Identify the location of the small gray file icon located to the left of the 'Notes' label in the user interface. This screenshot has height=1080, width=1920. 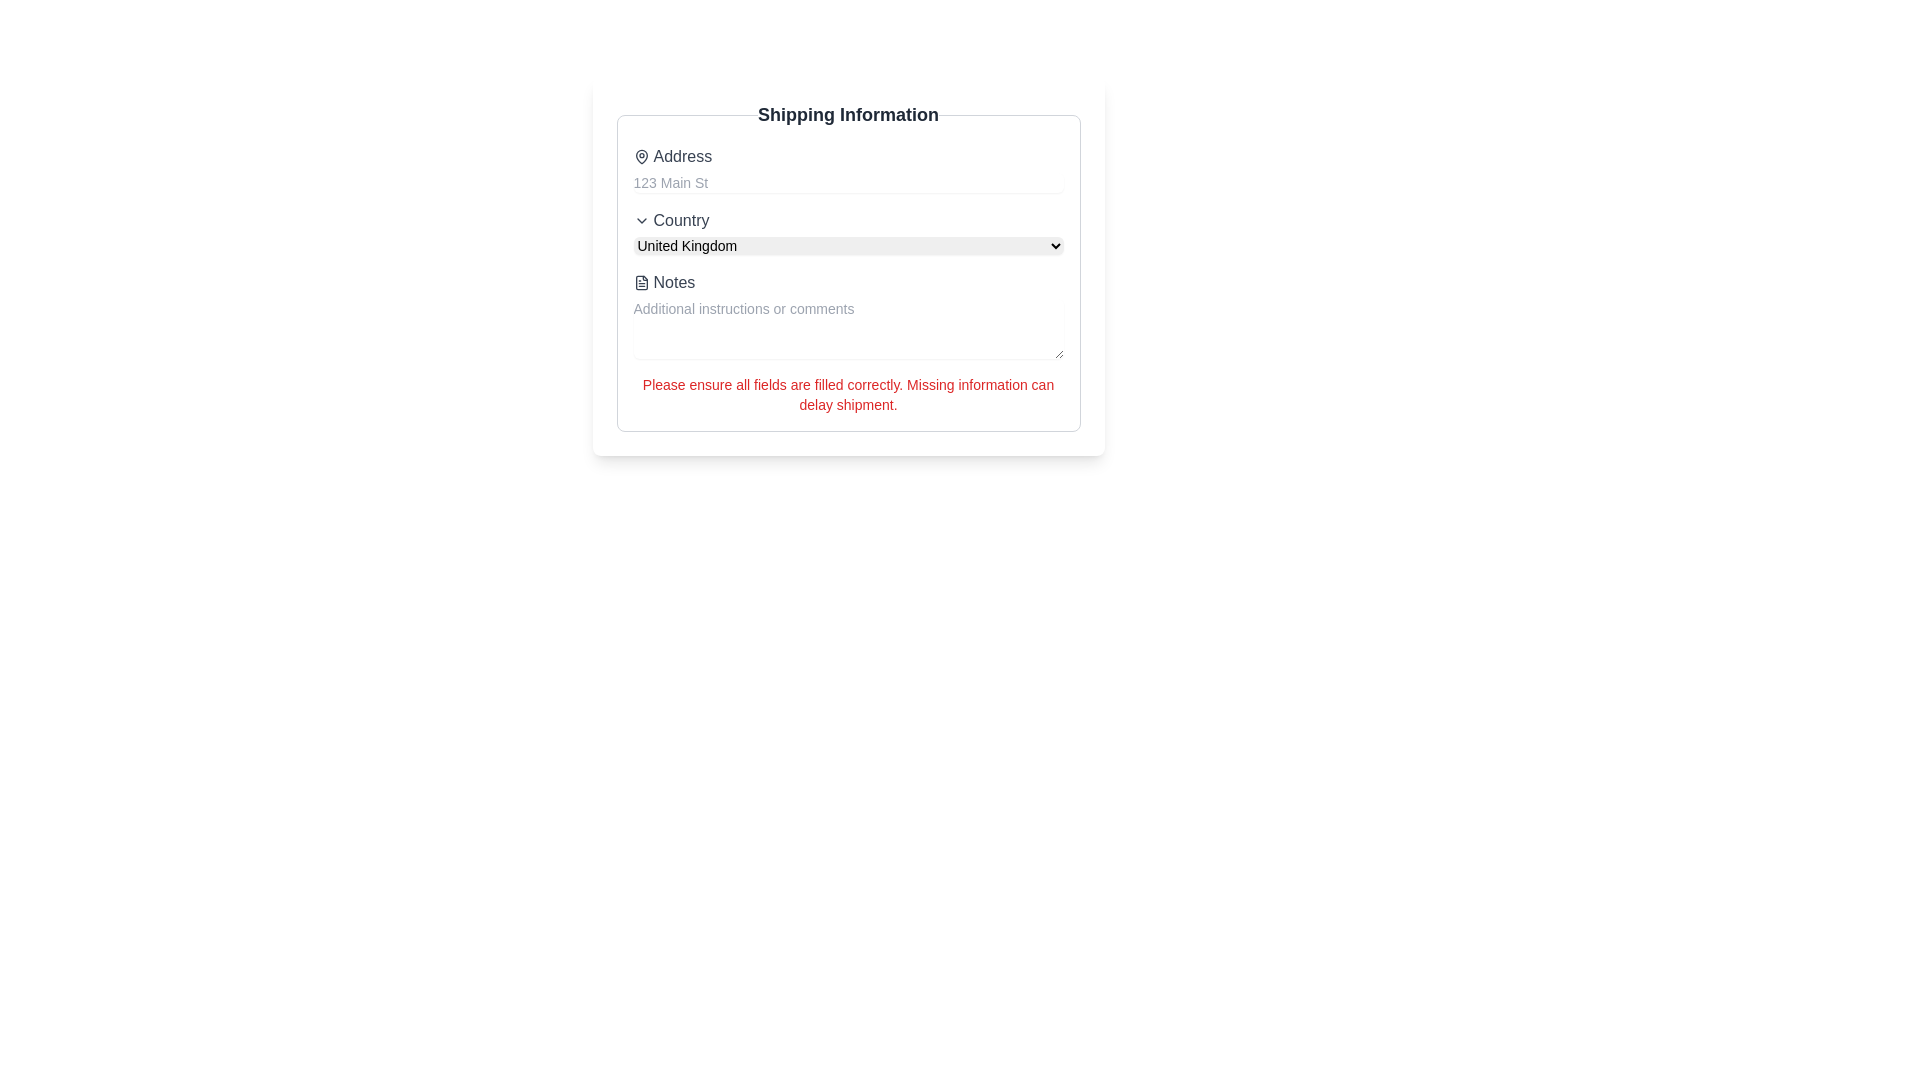
(641, 282).